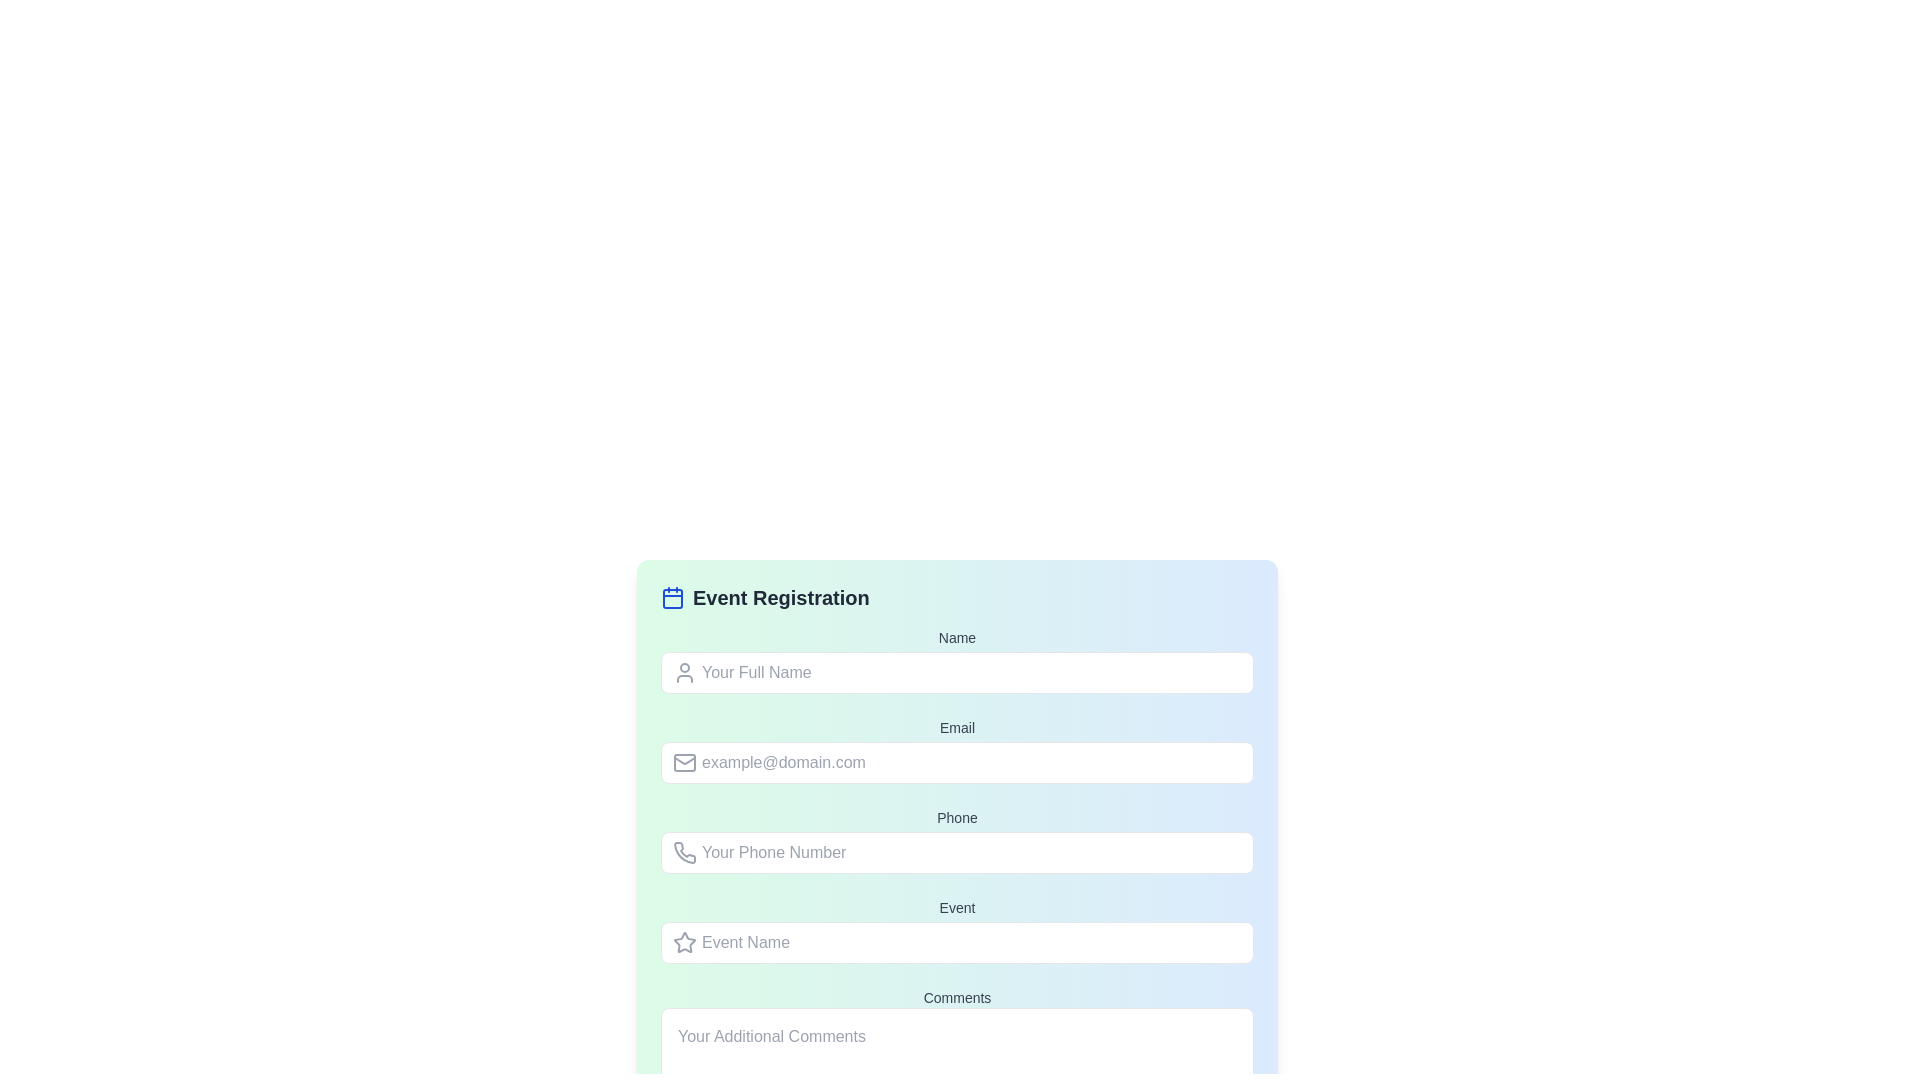 The image size is (1920, 1080). I want to click on the text label displaying the word 'Event', which is styled in medium gray and serves as a label for the 'Event Name' input field in the 'Event Registration' form, so click(956, 907).